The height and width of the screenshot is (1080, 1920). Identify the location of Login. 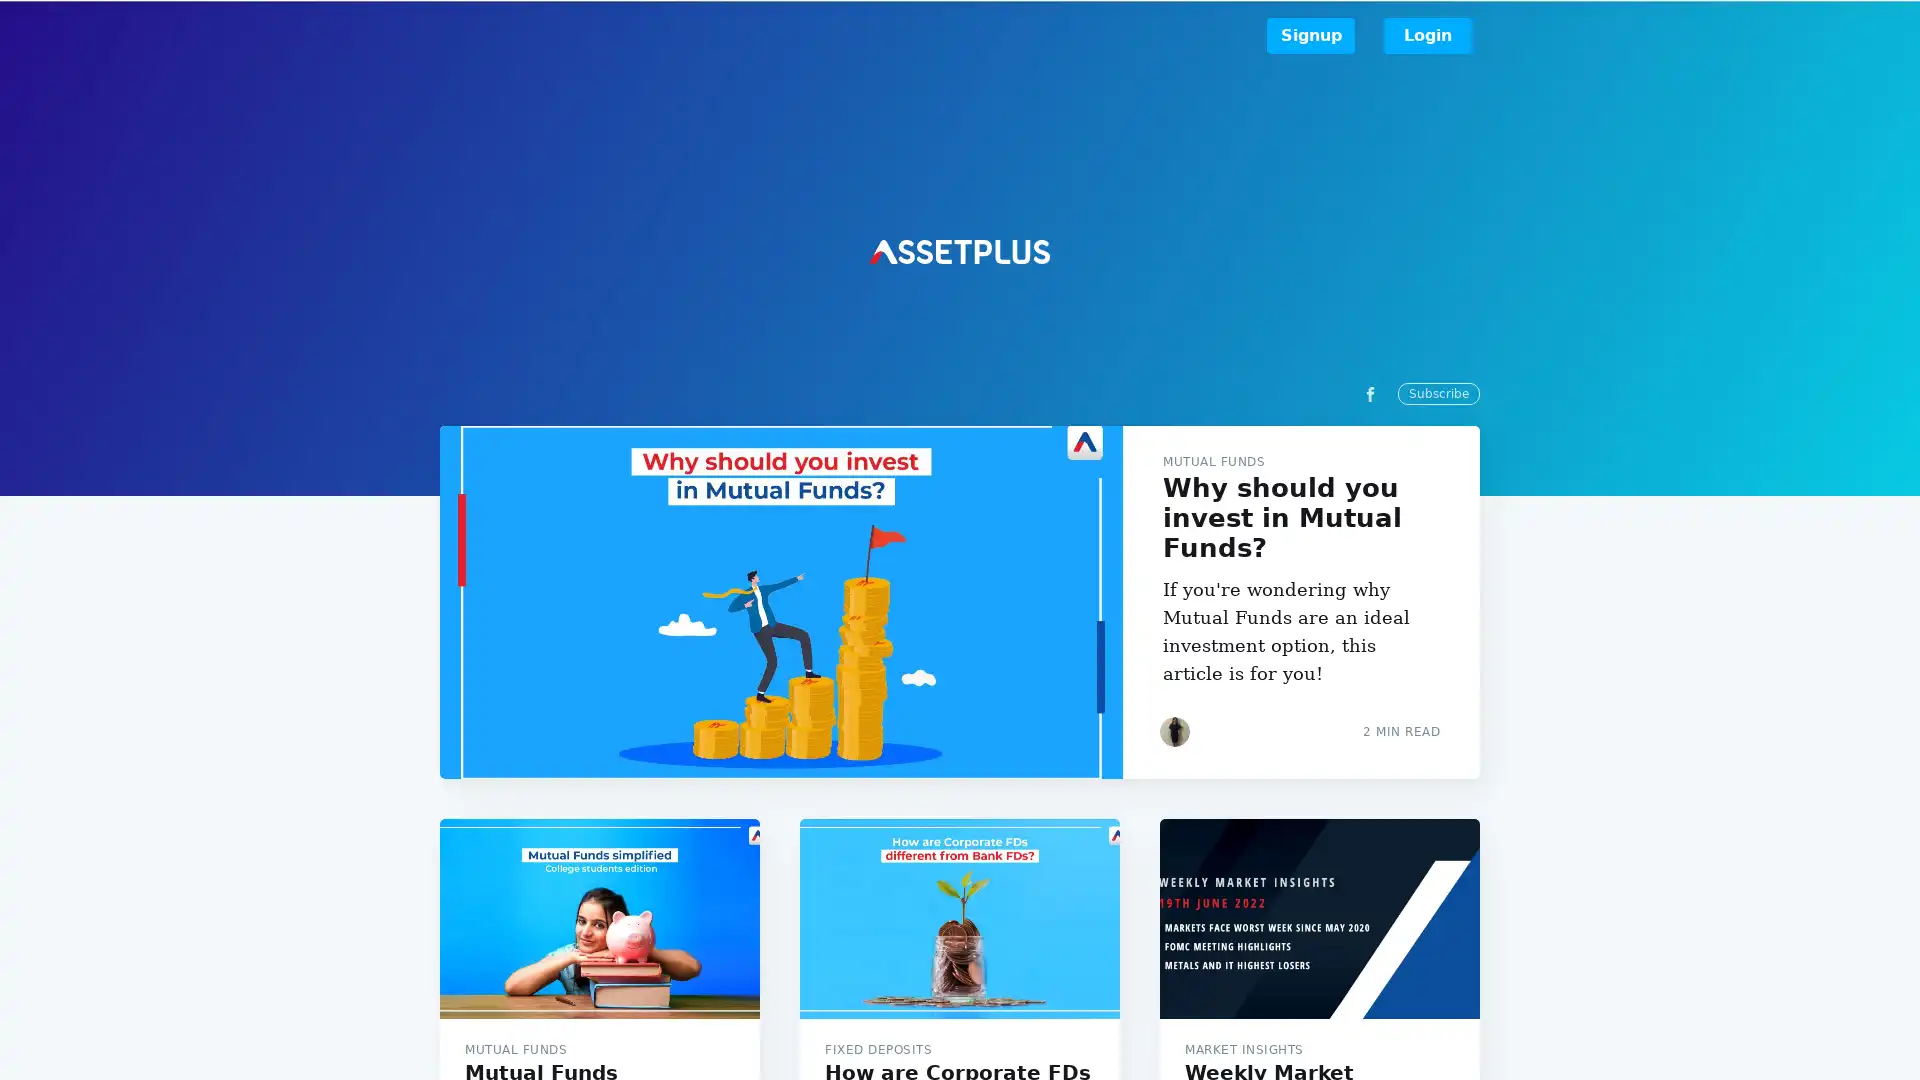
(1427, 35).